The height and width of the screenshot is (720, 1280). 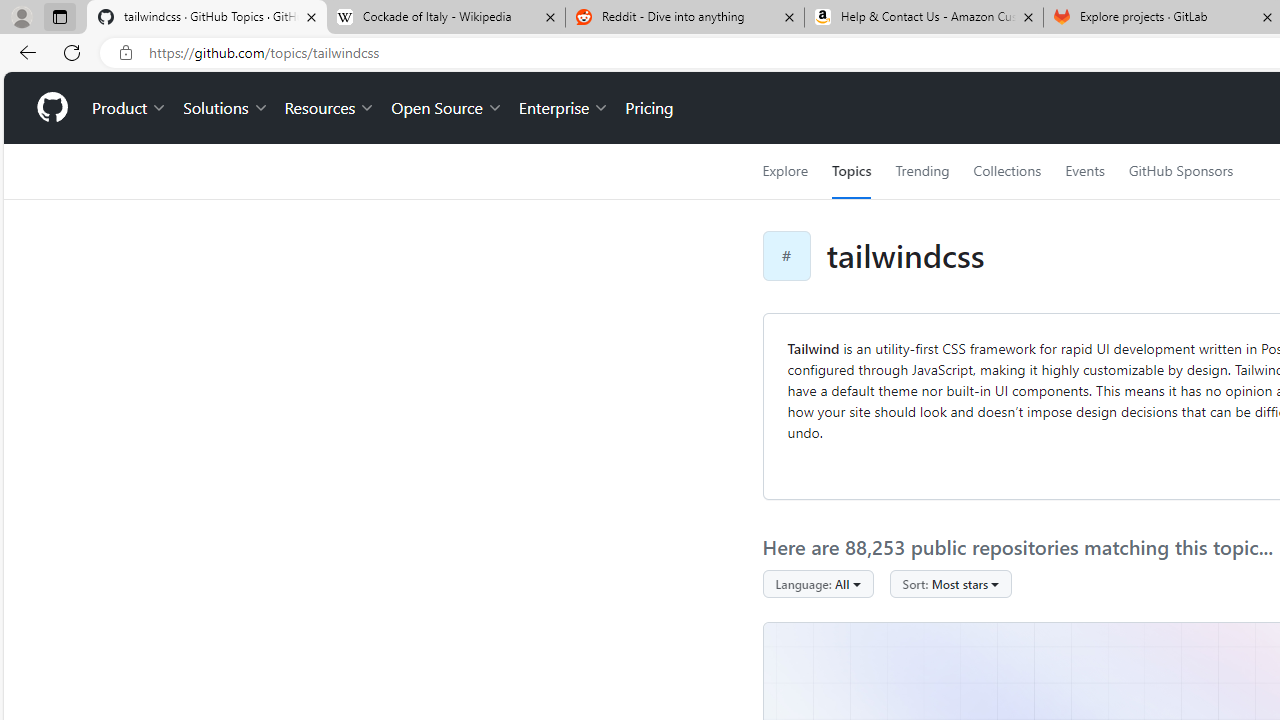 What do you see at coordinates (562, 108) in the screenshot?
I see `'Enterprise'` at bounding box center [562, 108].